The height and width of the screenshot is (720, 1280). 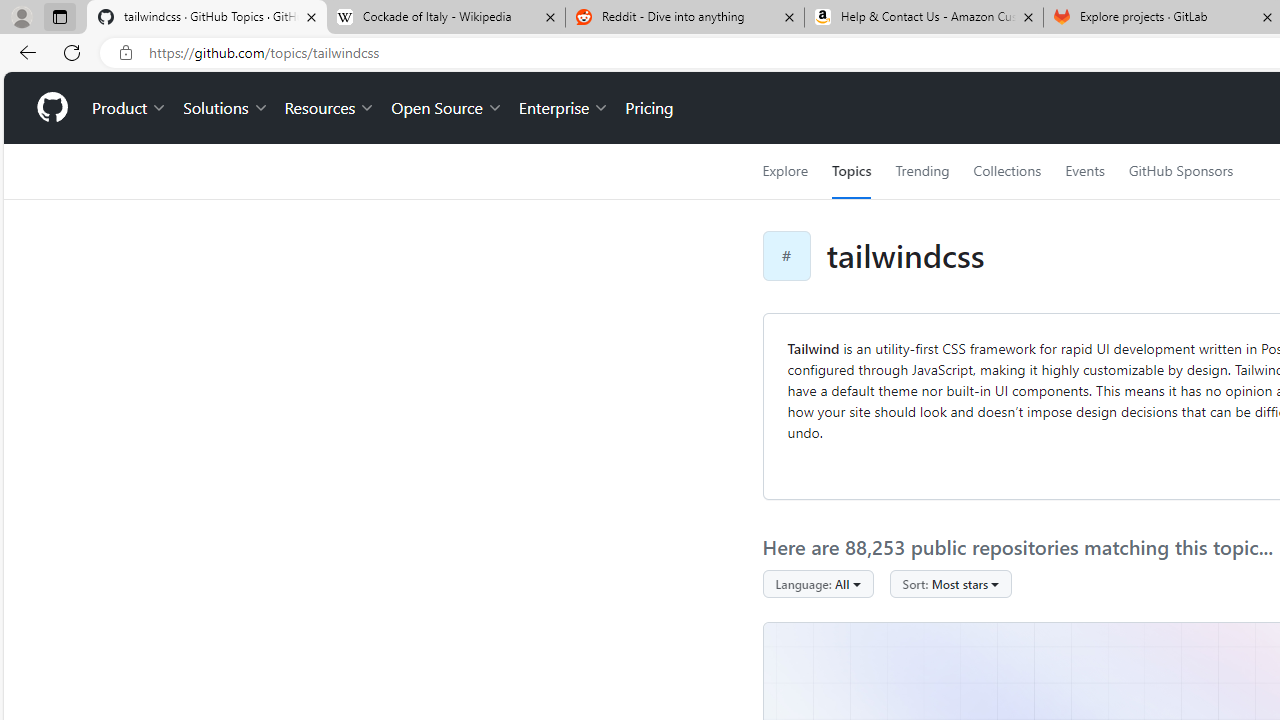 What do you see at coordinates (562, 108) in the screenshot?
I see `'Enterprise'` at bounding box center [562, 108].